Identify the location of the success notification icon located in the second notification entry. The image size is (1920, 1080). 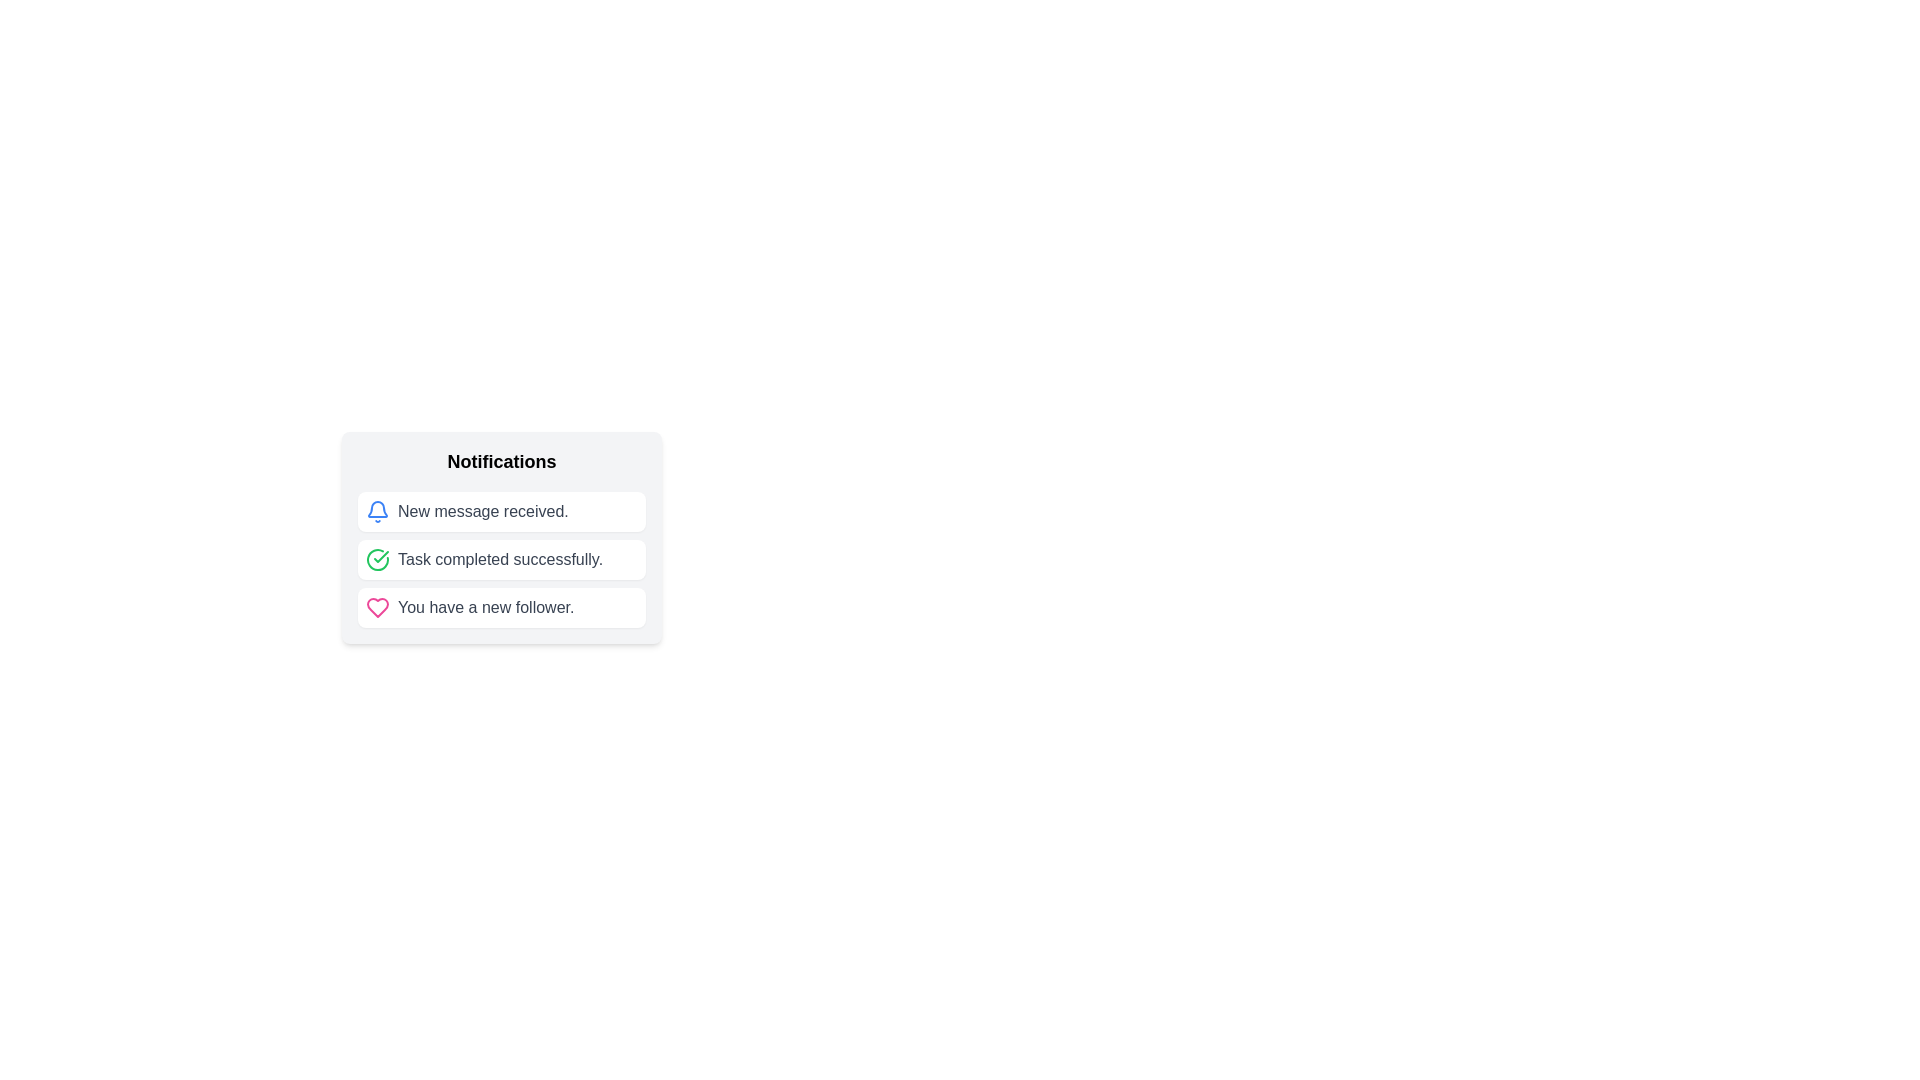
(378, 559).